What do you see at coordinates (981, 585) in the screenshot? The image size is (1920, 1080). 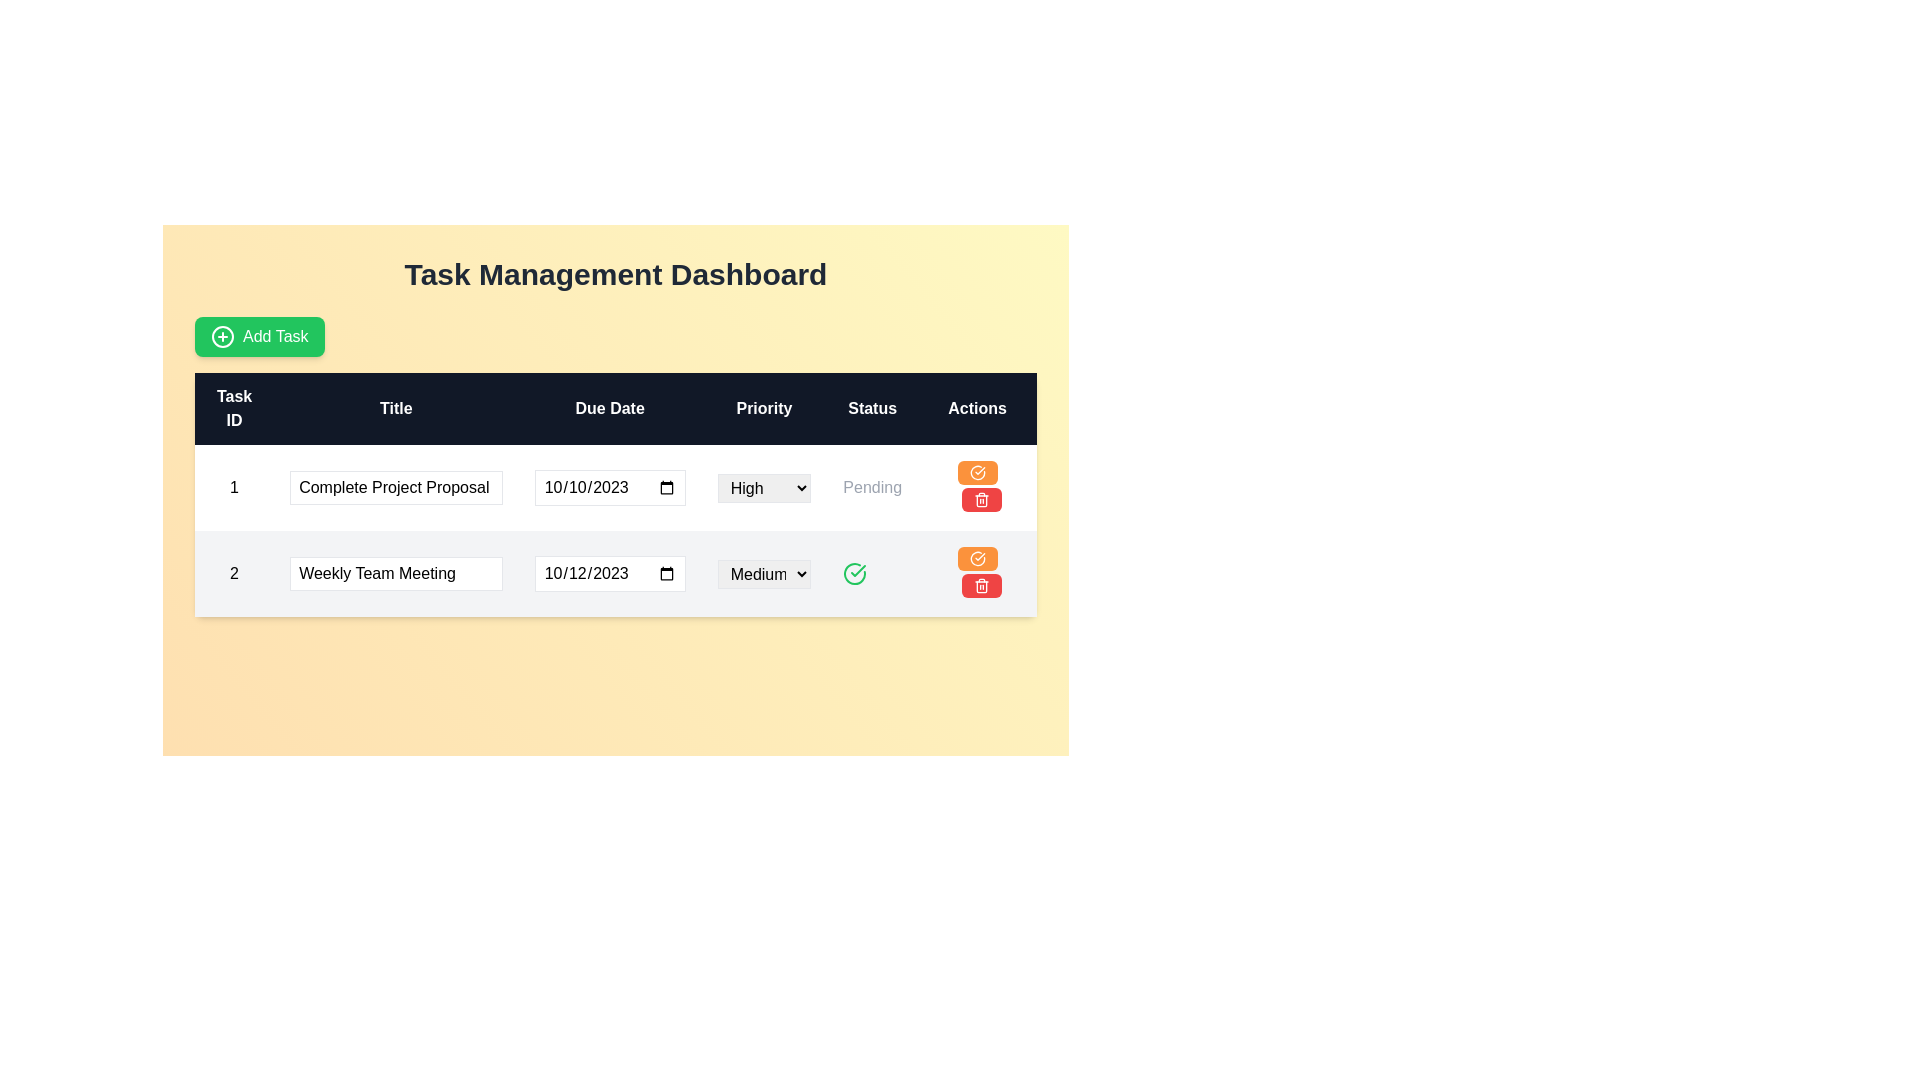 I see `the trash bin icon button with a red background in the 'Actions' column of the second row in the 'Task Management Dashboard'` at bounding box center [981, 585].